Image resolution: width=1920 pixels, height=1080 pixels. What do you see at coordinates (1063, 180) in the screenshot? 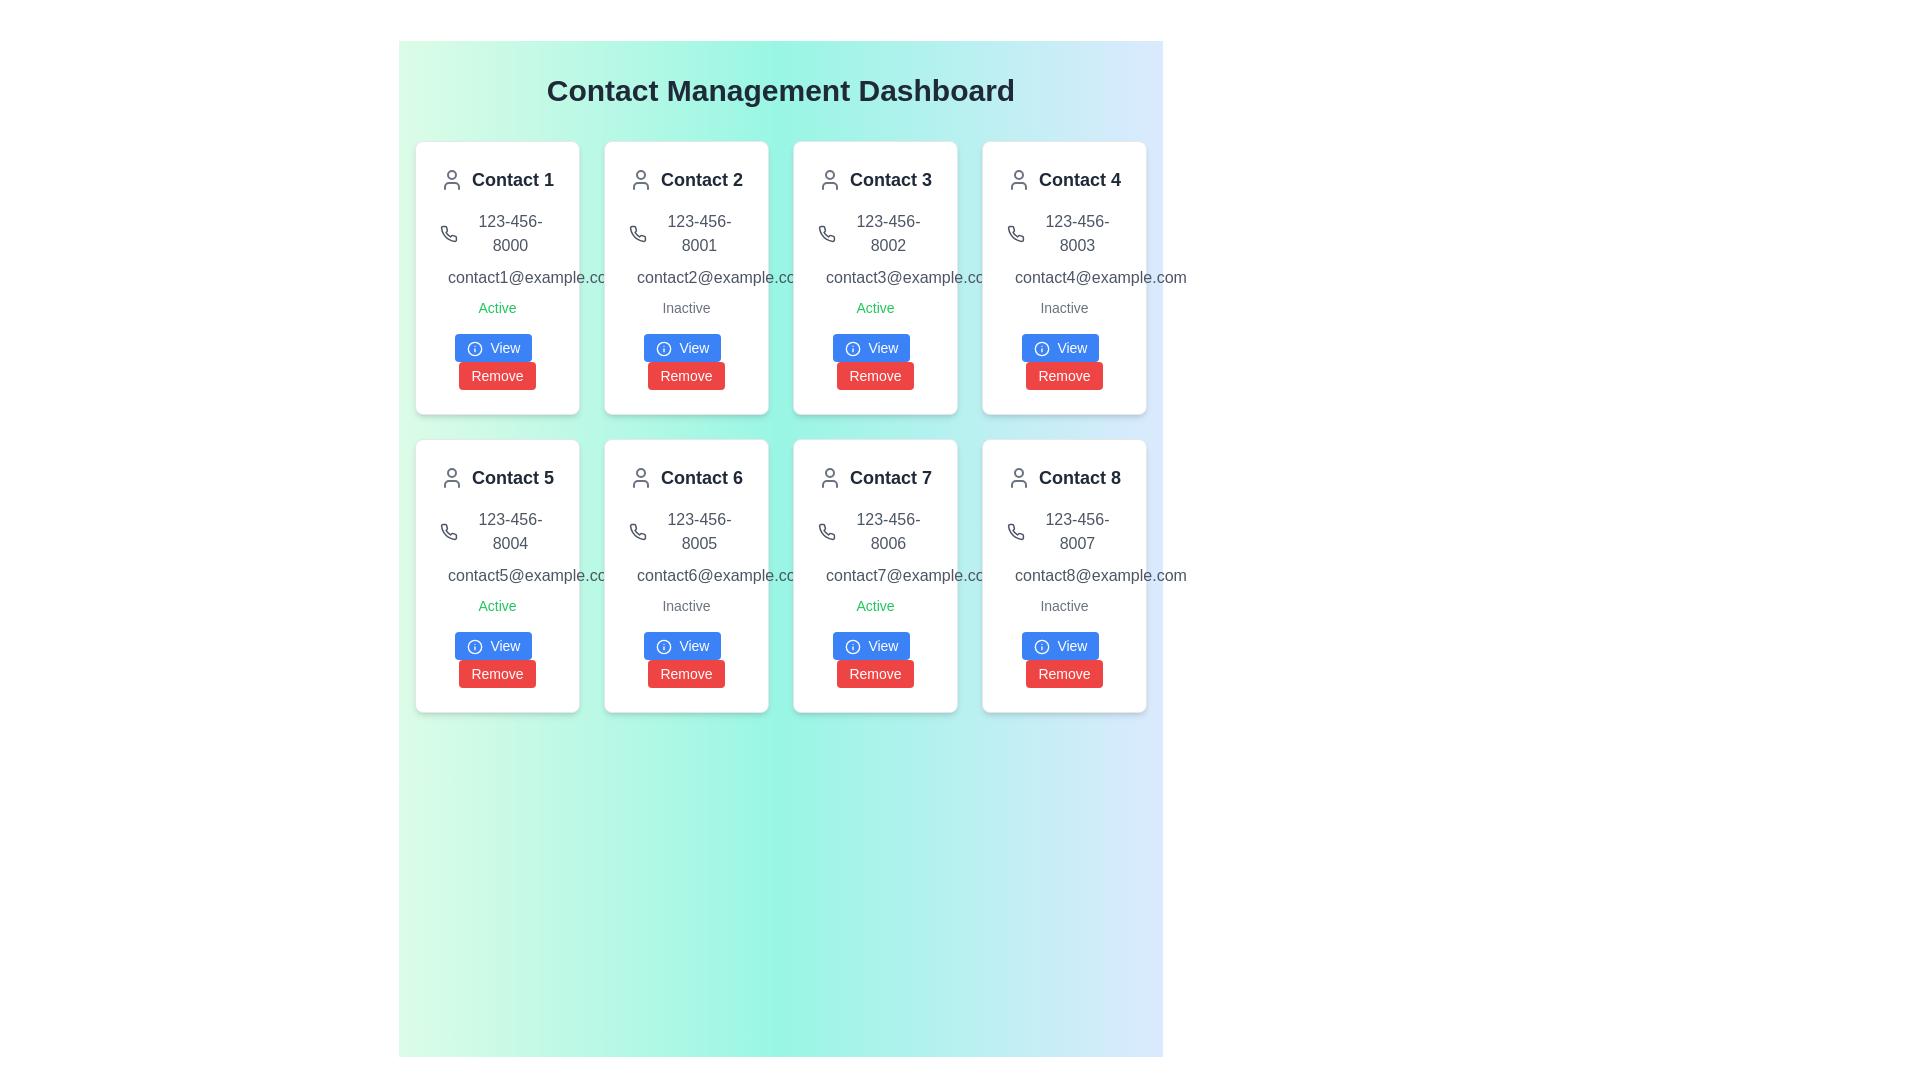
I see `the text display reading 'Contact 4', which is bold and dark-colored, located at the top of the fourth card in the grid layout` at bounding box center [1063, 180].